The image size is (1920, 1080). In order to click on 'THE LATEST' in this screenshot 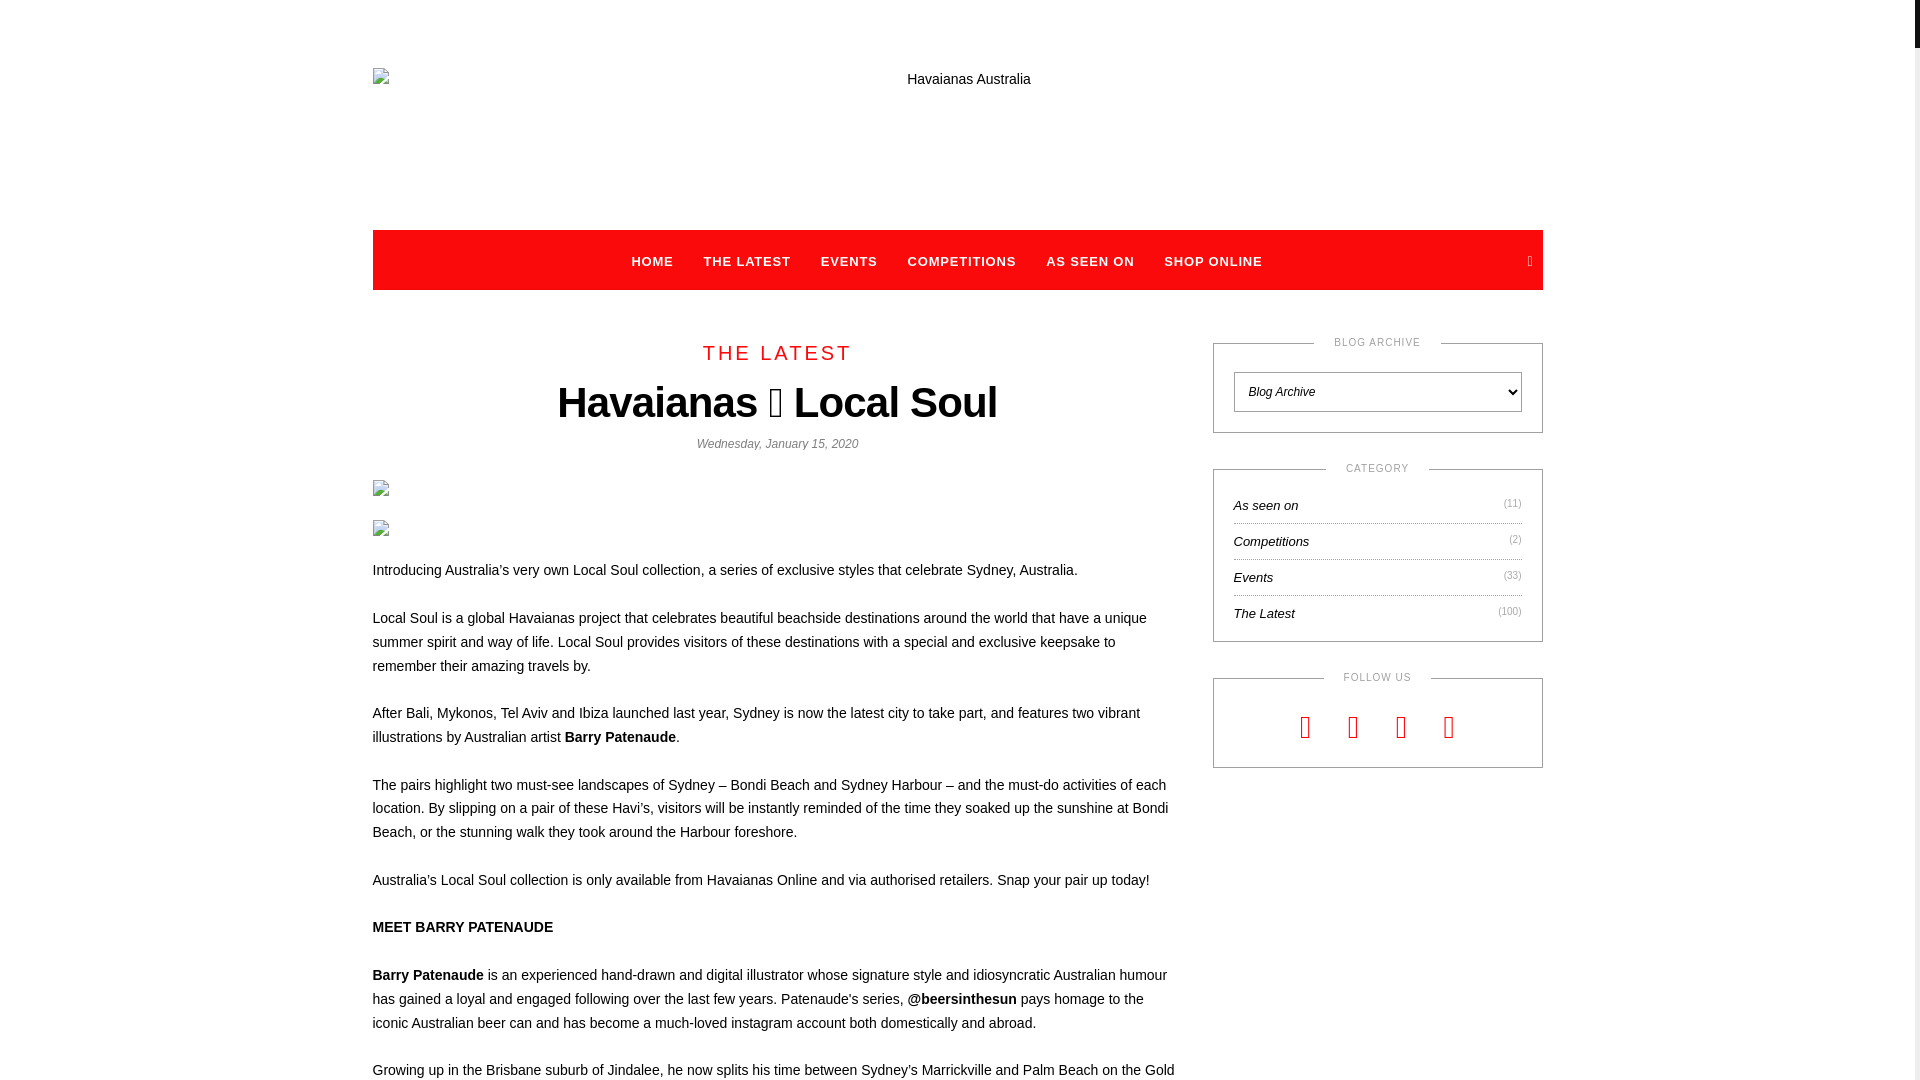, I will do `click(776, 352)`.